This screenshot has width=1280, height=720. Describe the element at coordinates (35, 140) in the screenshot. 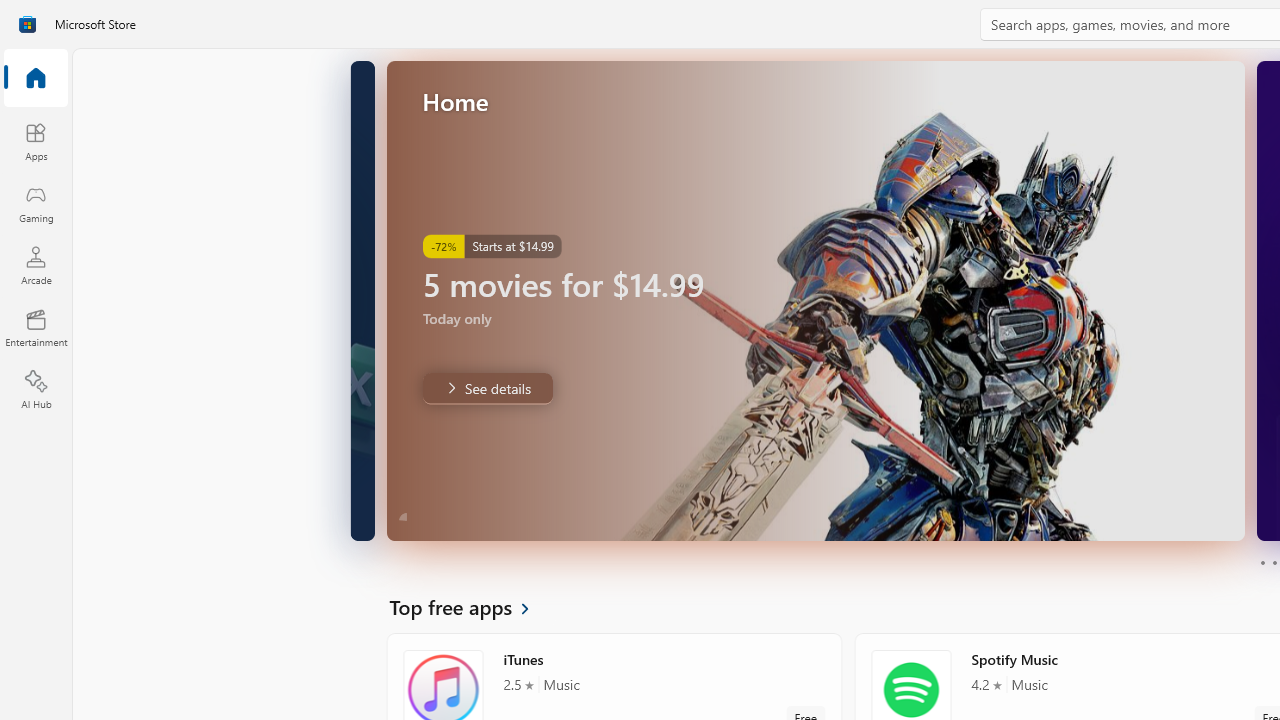

I see `'Apps'` at that location.